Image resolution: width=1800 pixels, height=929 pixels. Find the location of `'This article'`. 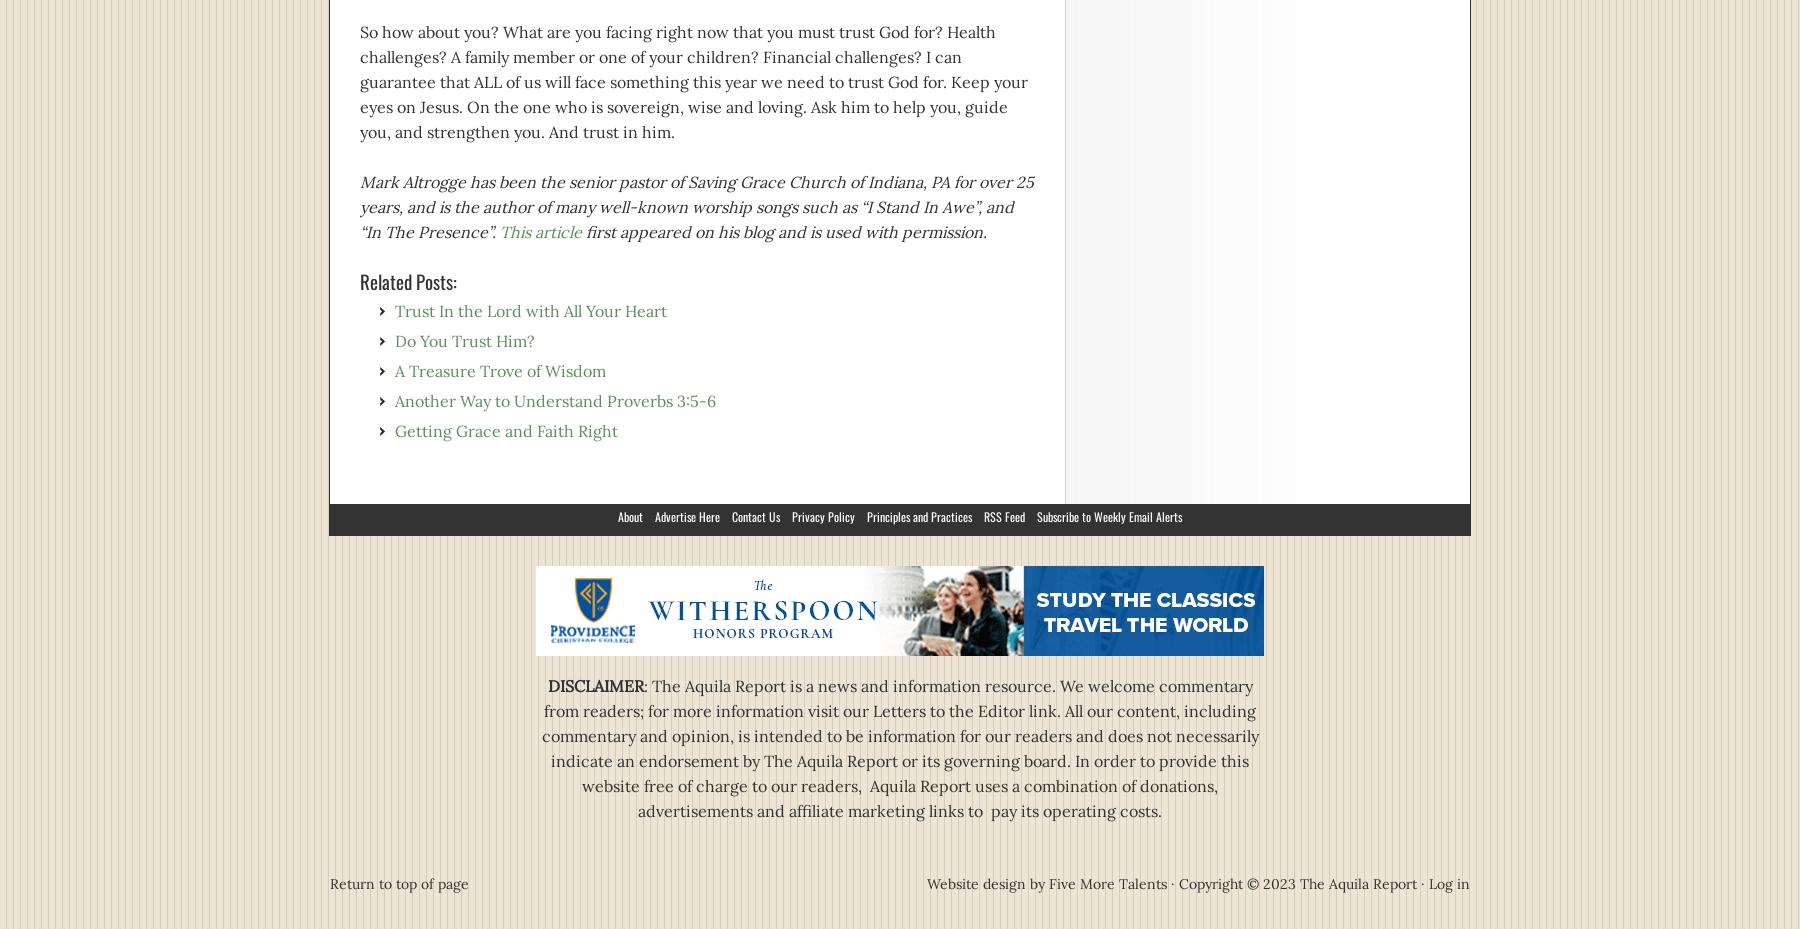

'This article' is located at coordinates (540, 230).